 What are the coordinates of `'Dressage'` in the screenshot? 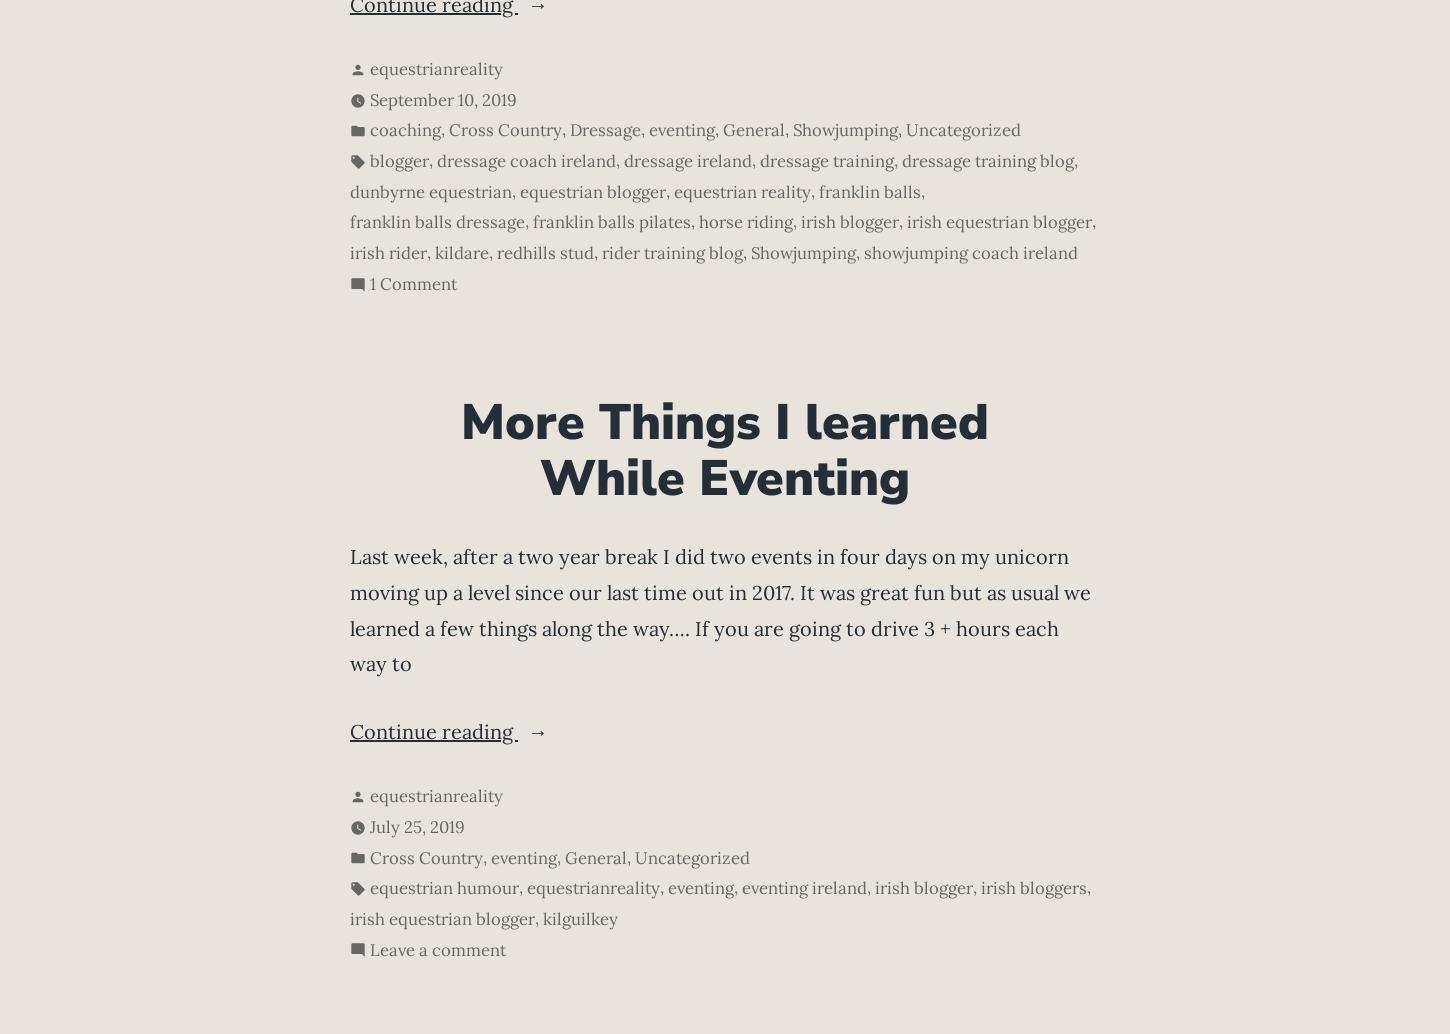 It's located at (604, 129).